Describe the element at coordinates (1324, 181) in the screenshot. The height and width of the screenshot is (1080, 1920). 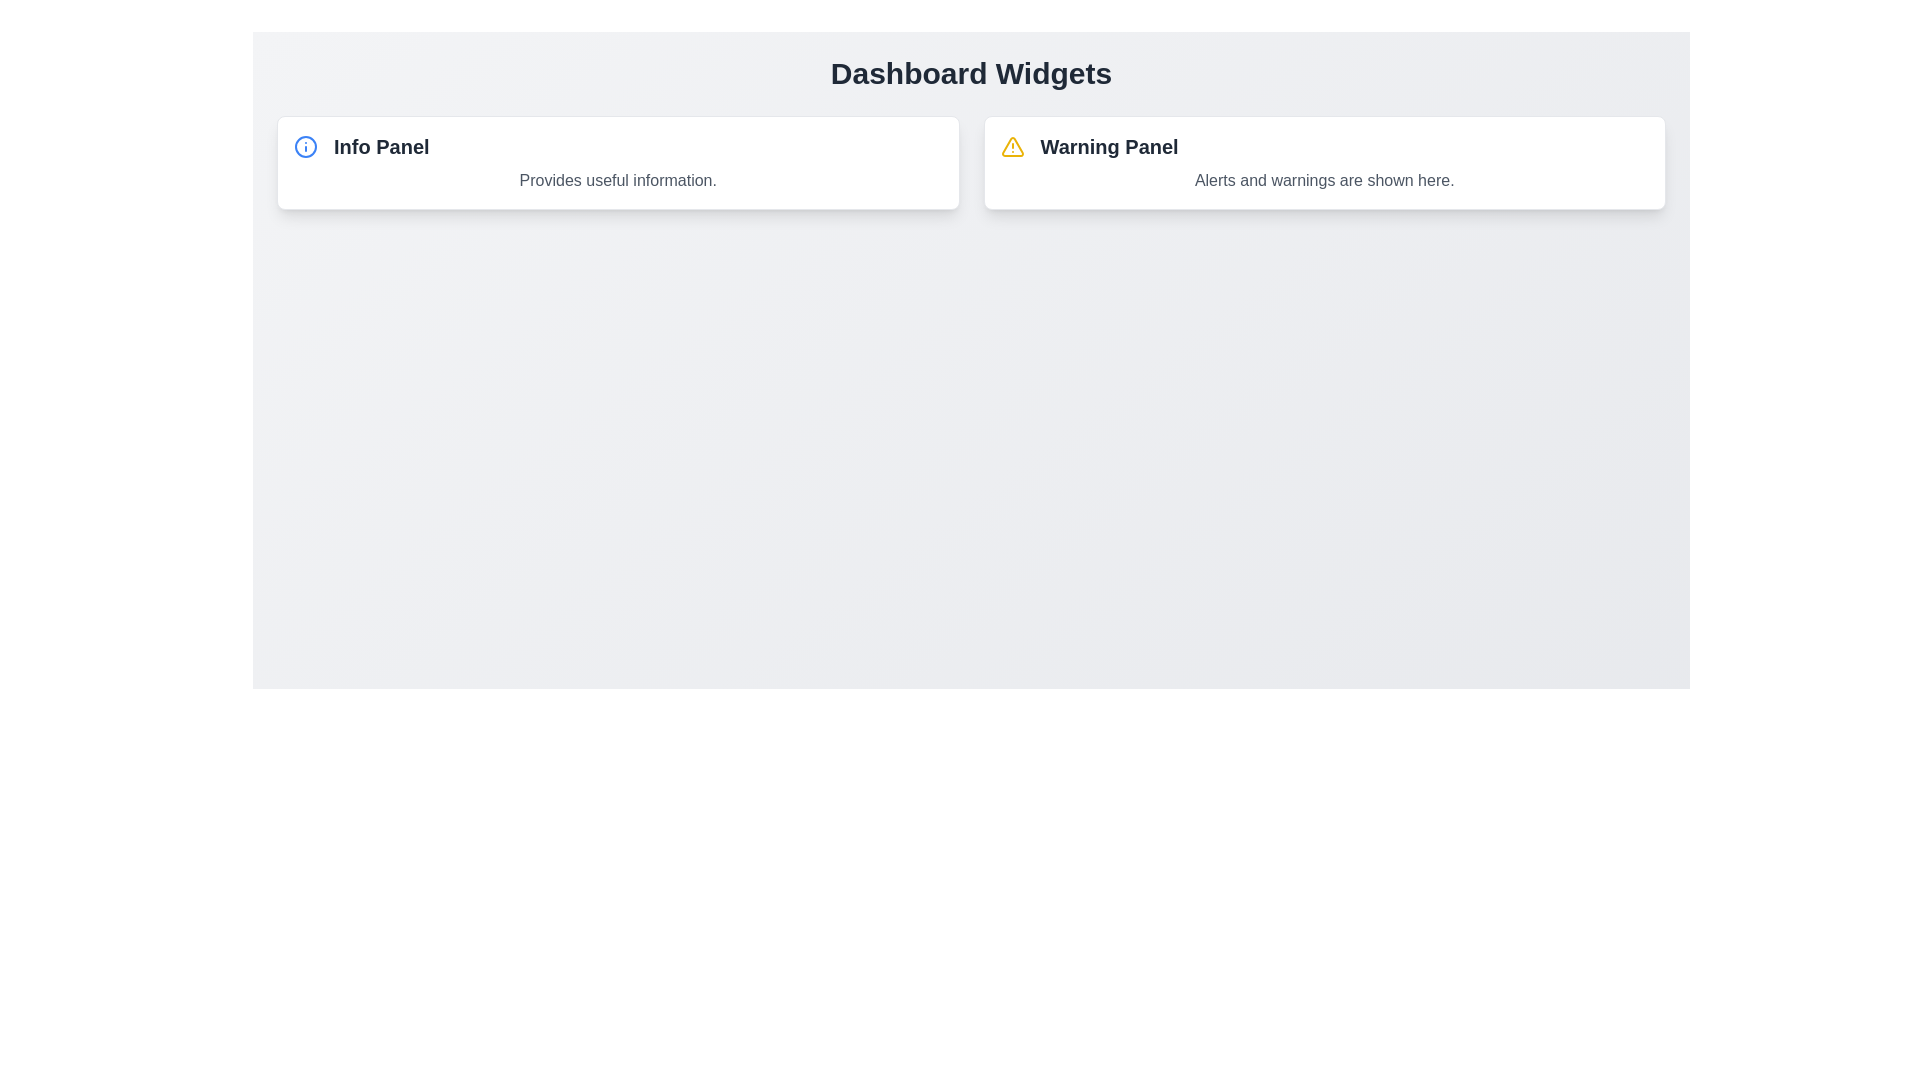
I see `information provided by the descriptive Text label located at the bottom of the 'Warning Panel', below the warning icon` at that location.